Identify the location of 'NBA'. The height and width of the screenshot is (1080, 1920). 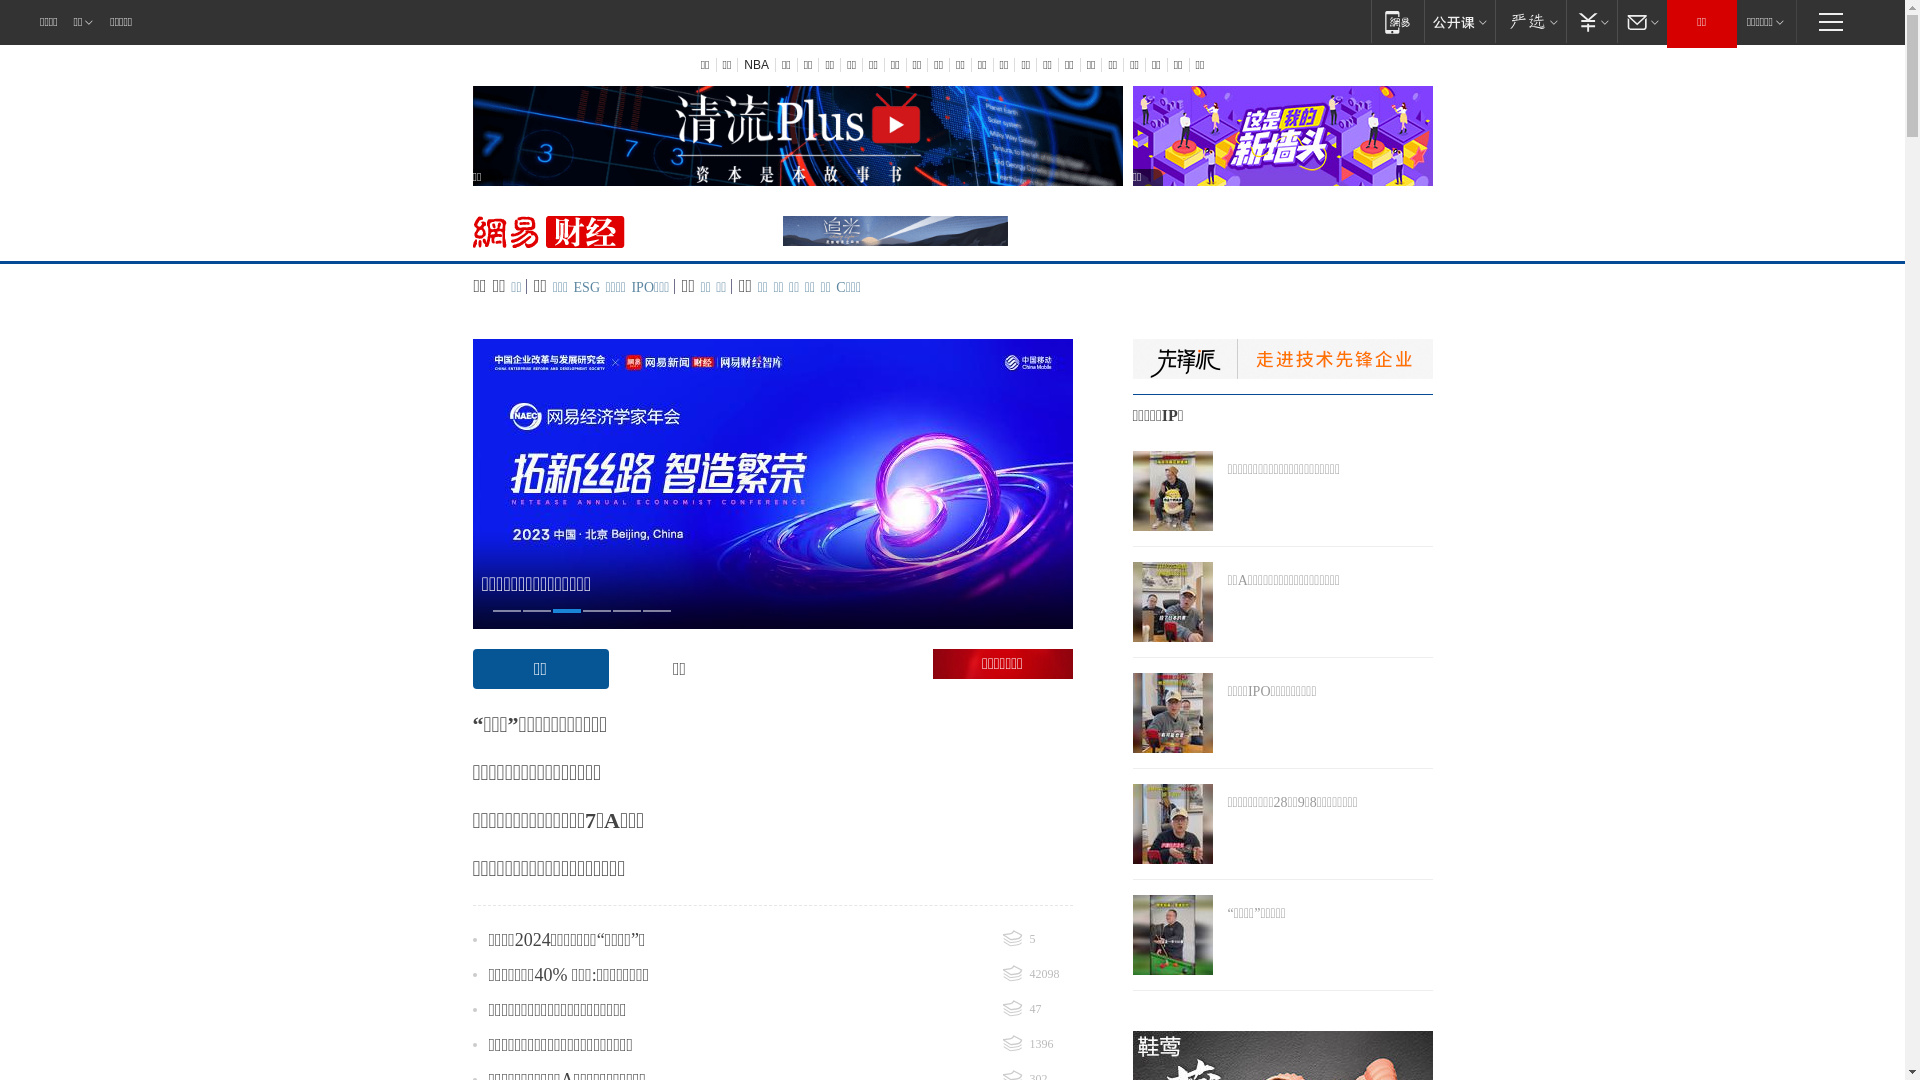
(736, 64).